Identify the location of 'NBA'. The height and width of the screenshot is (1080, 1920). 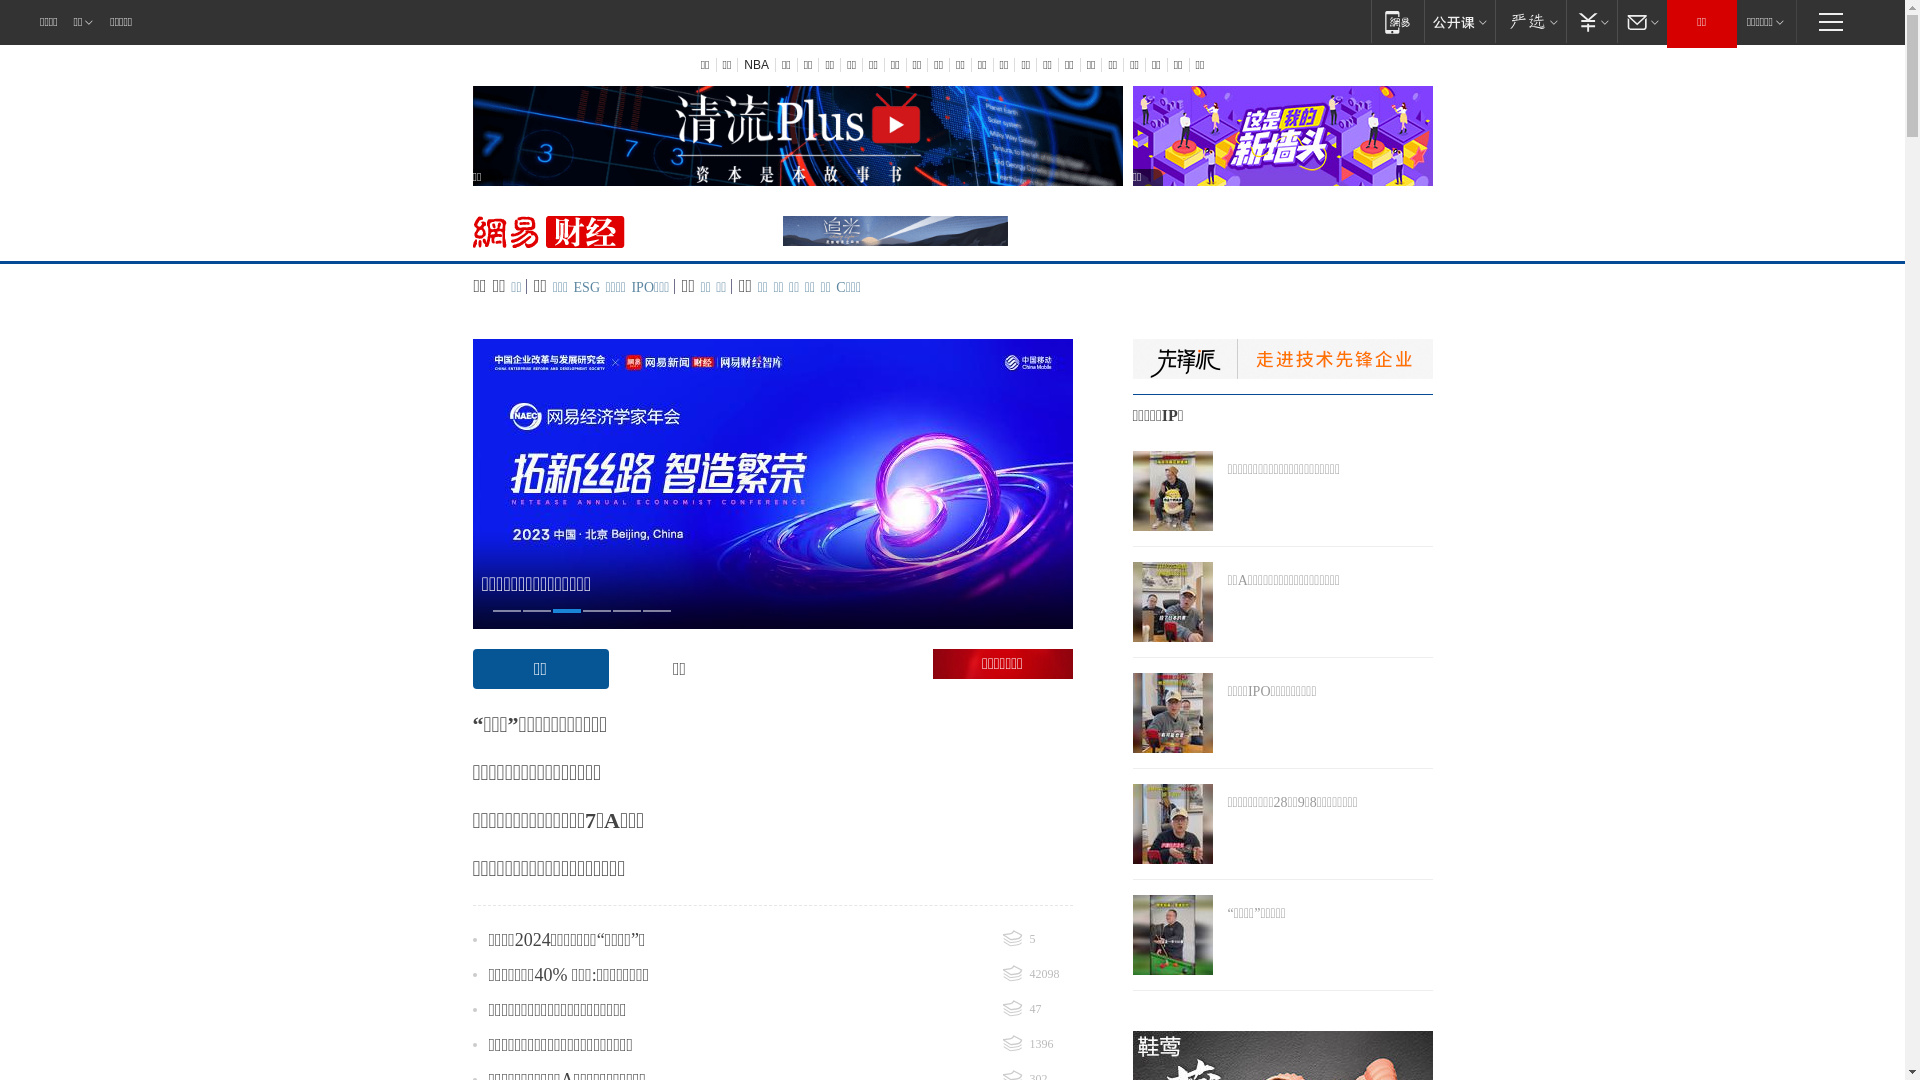
(736, 64).